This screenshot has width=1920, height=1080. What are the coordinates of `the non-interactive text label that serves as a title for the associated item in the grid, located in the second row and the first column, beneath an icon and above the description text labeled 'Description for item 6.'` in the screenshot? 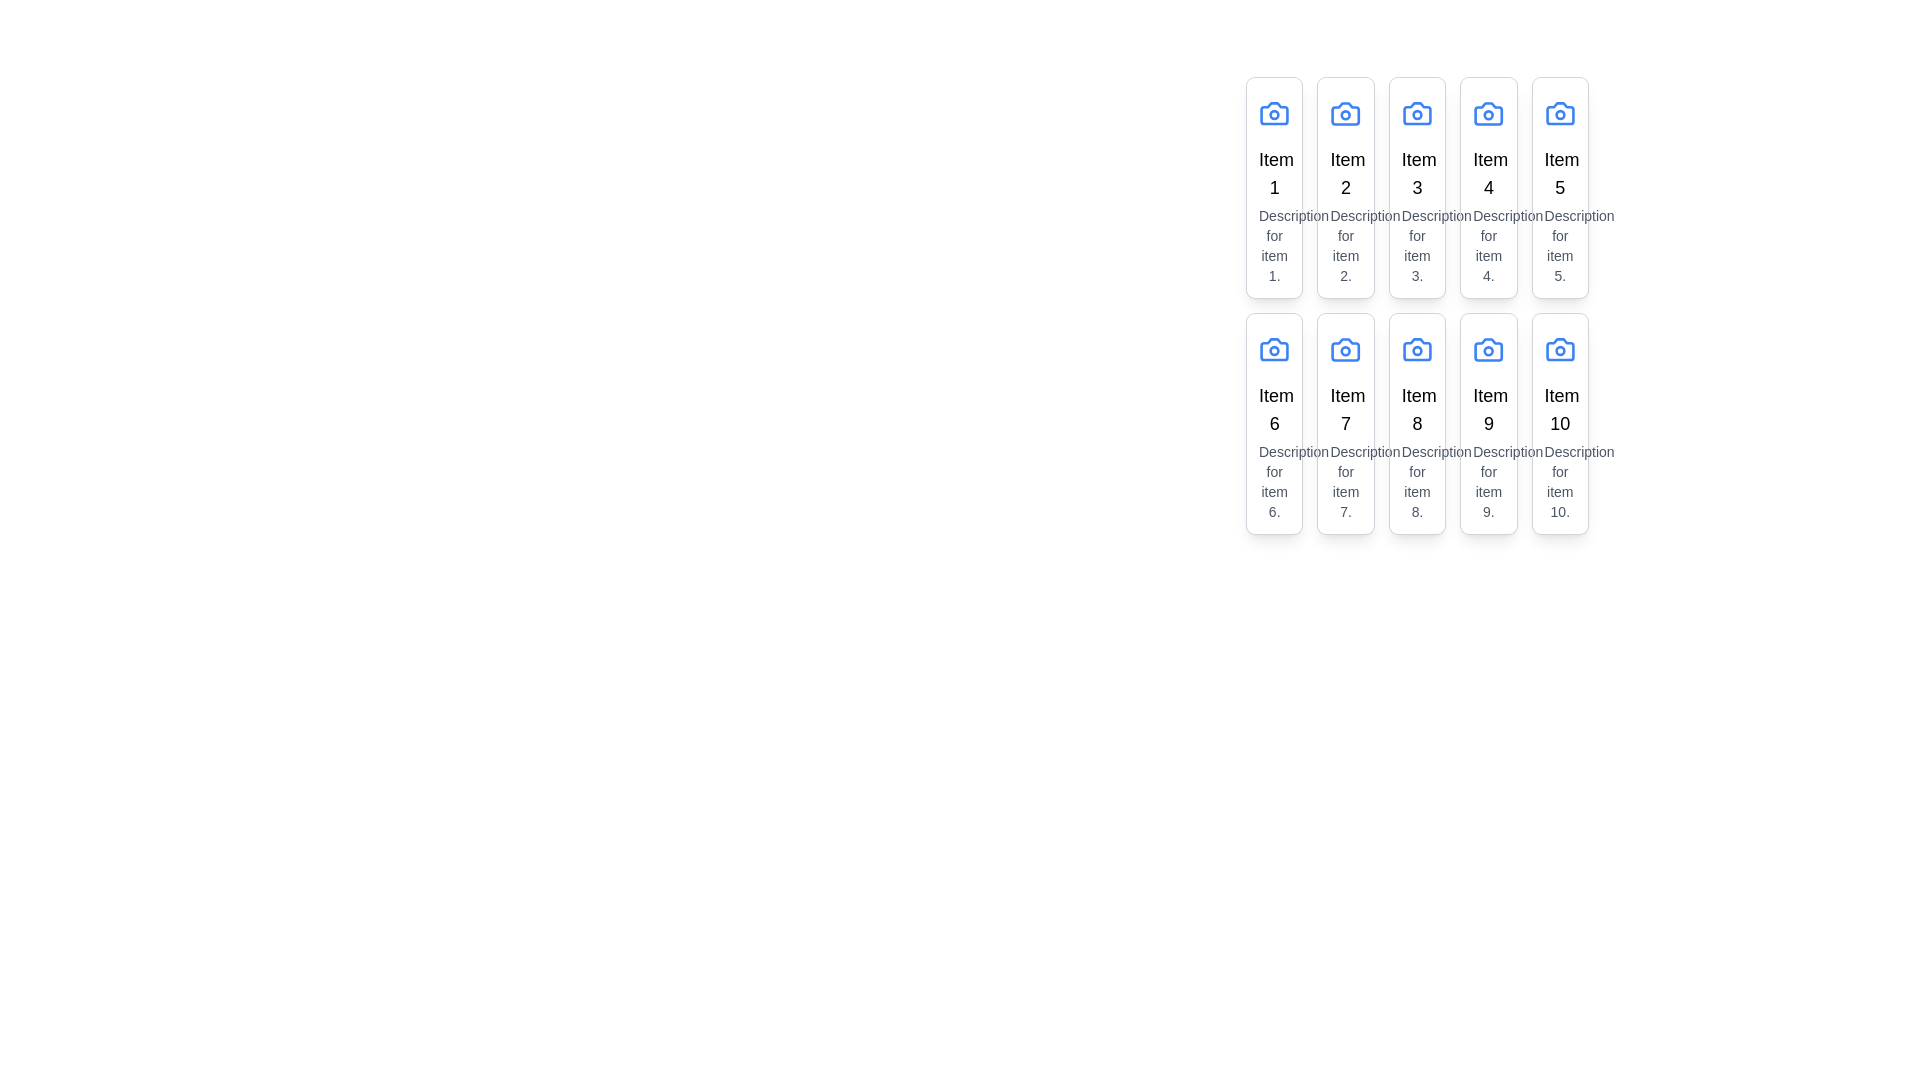 It's located at (1273, 408).